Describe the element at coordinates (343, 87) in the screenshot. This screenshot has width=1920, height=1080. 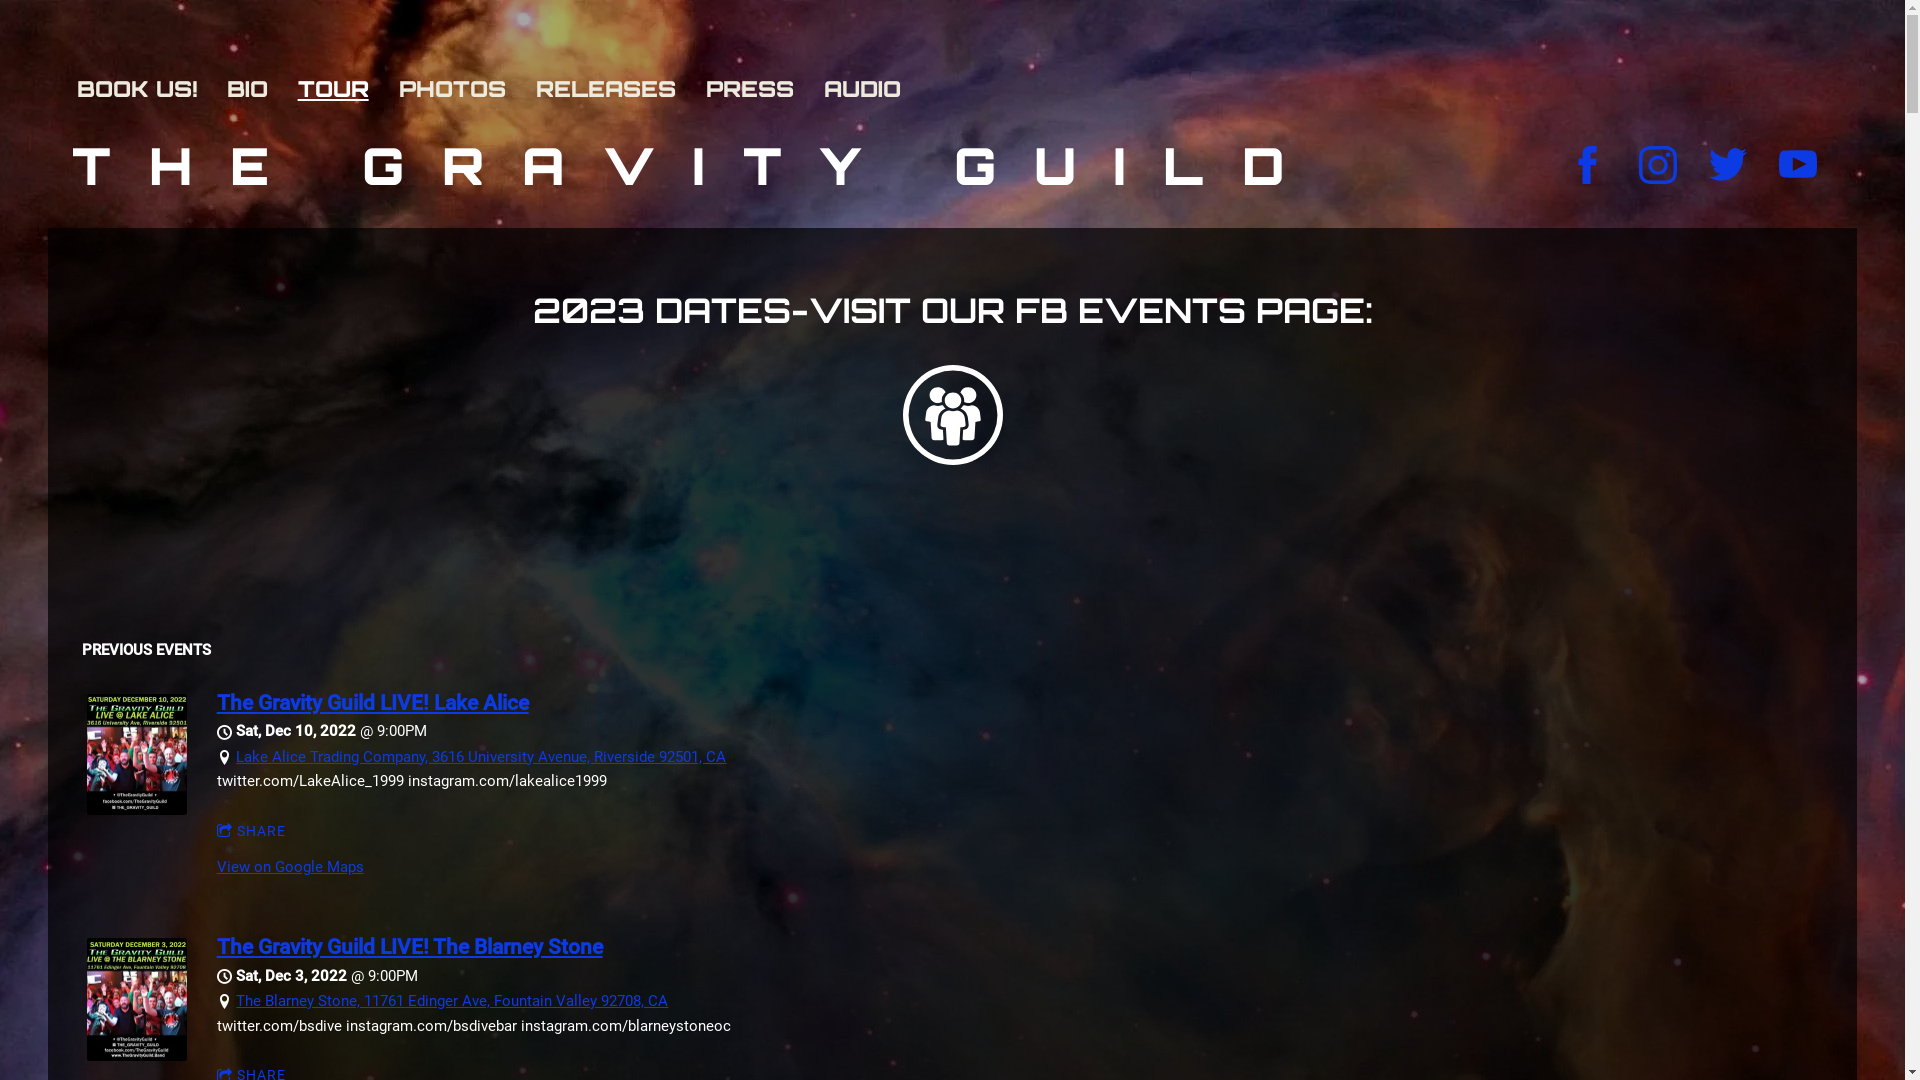
I see `'TOUR'` at that location.